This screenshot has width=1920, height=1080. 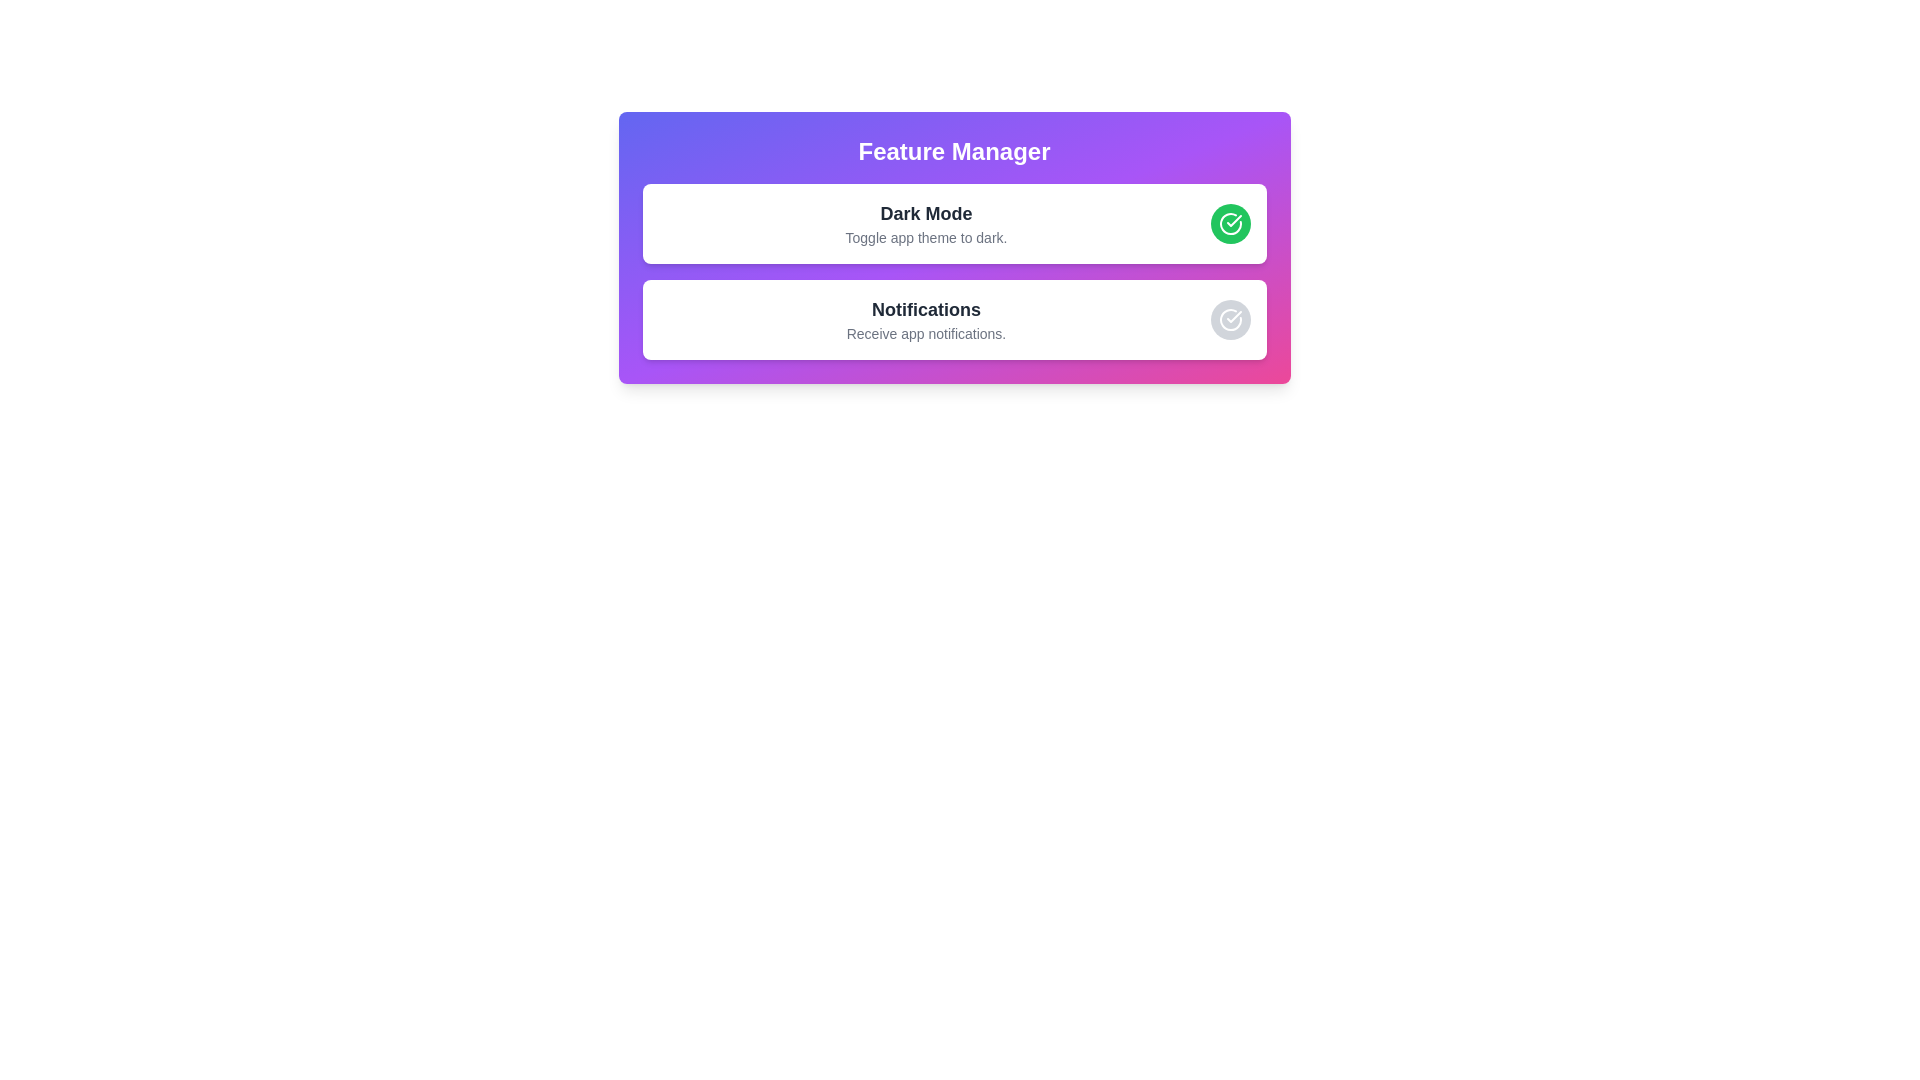 I want to click on the interactive button located at the far right of the row labeled 'NotificationsReceive app notifications.' in the bottom section of the feature list, so click(x=1229, y=319).